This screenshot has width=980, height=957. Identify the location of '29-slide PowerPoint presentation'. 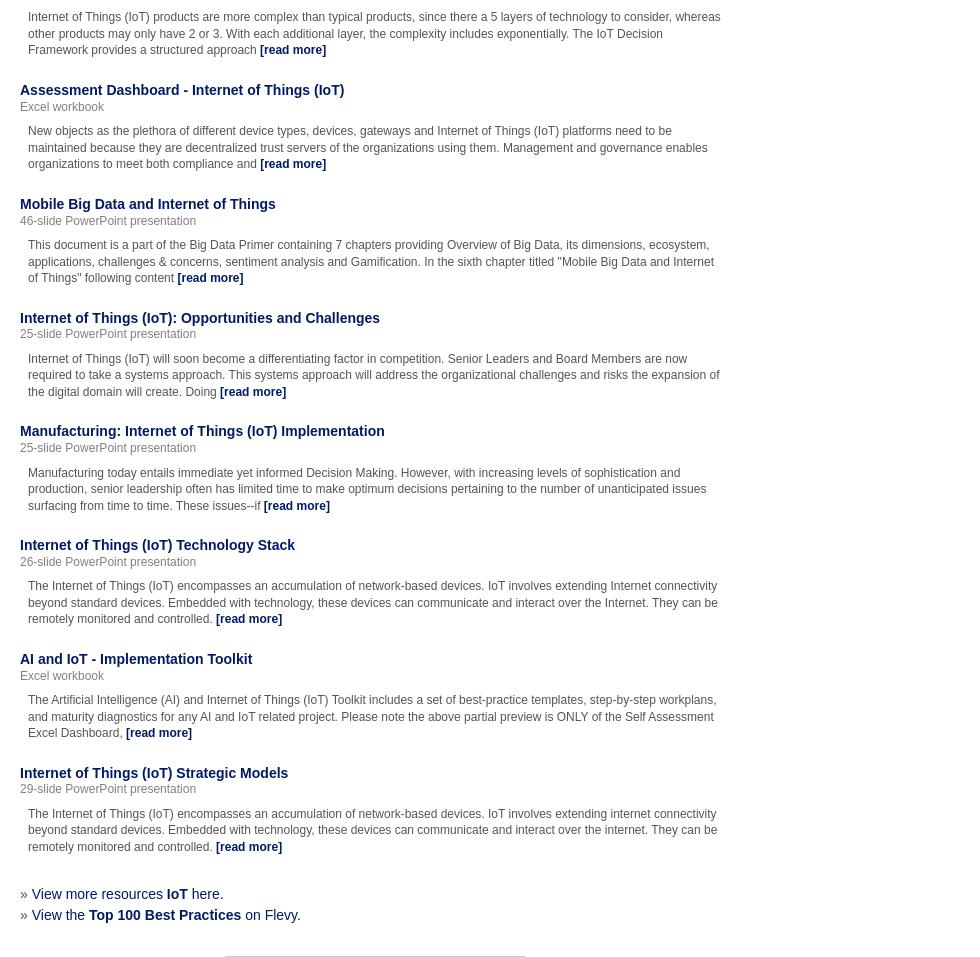
(107, 788).